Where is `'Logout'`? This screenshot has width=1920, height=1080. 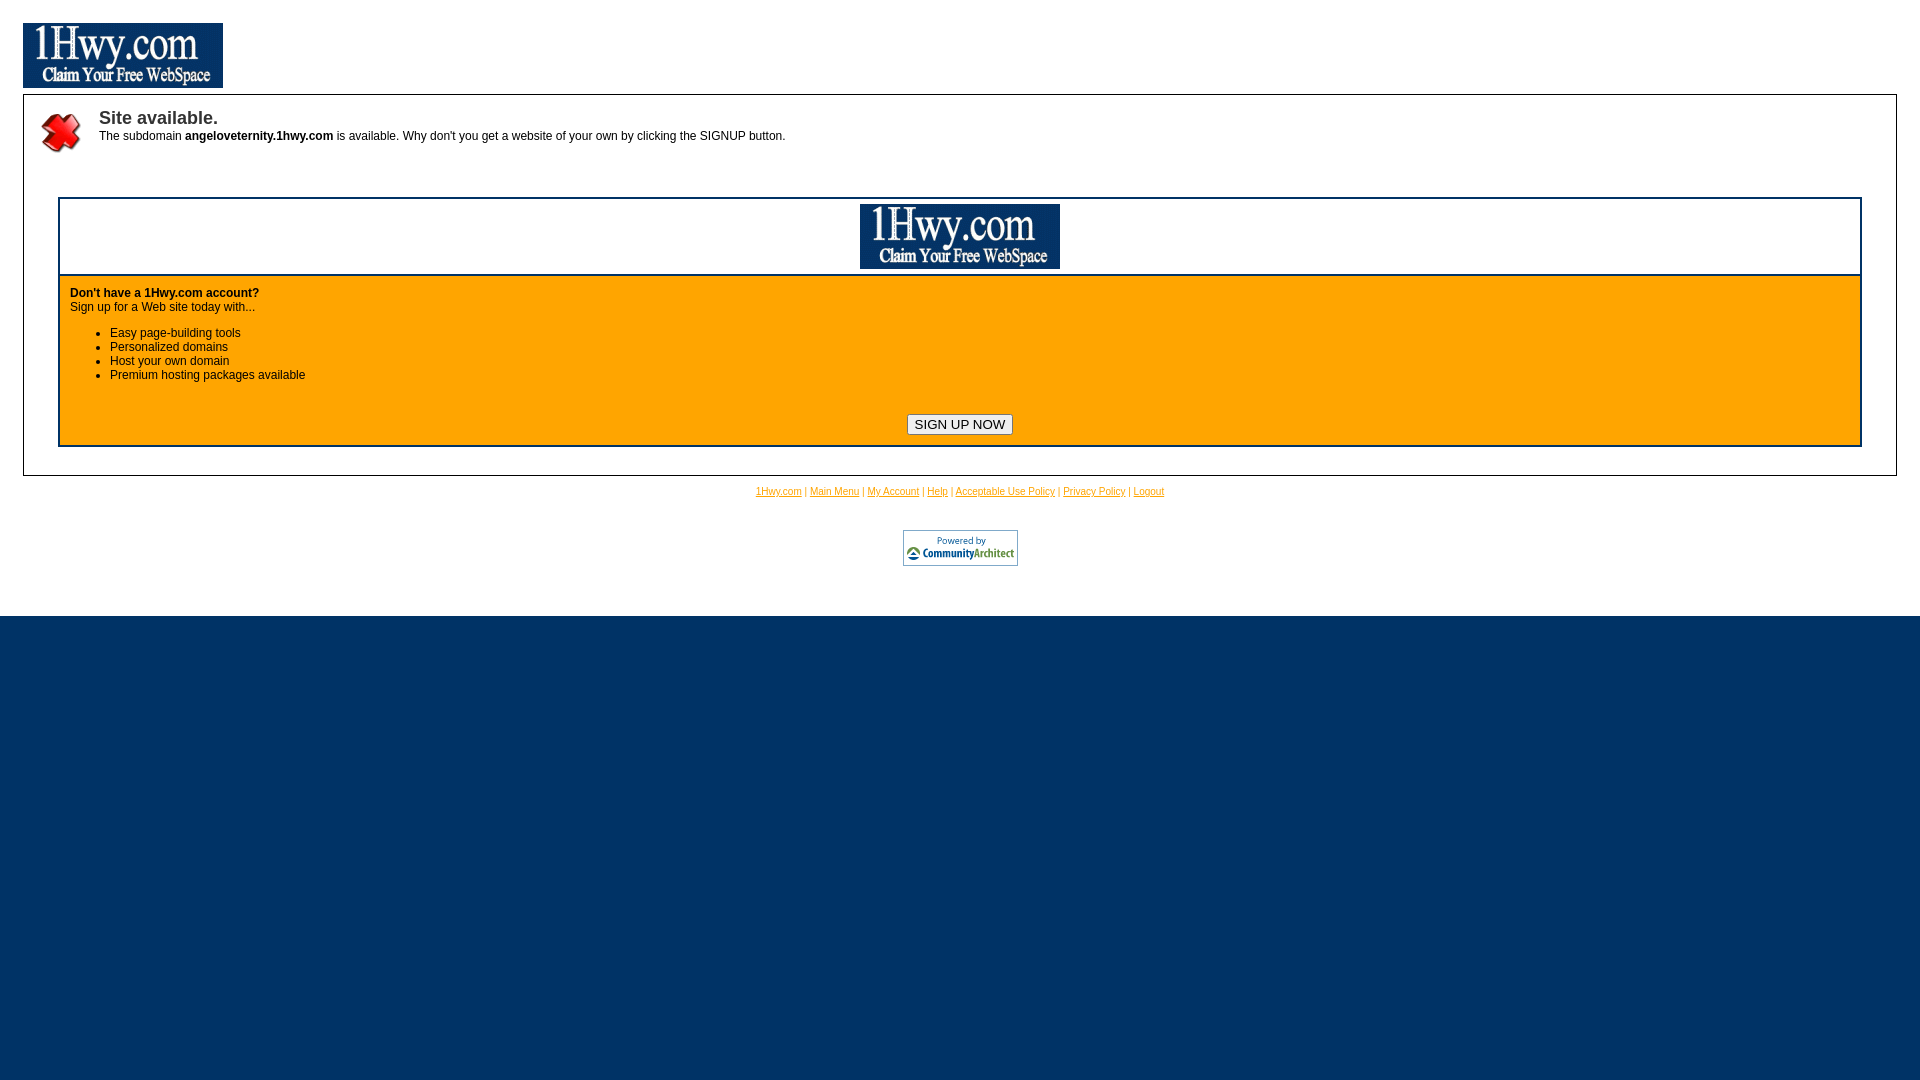 'Logout' is located at coordinates (1149, 491).